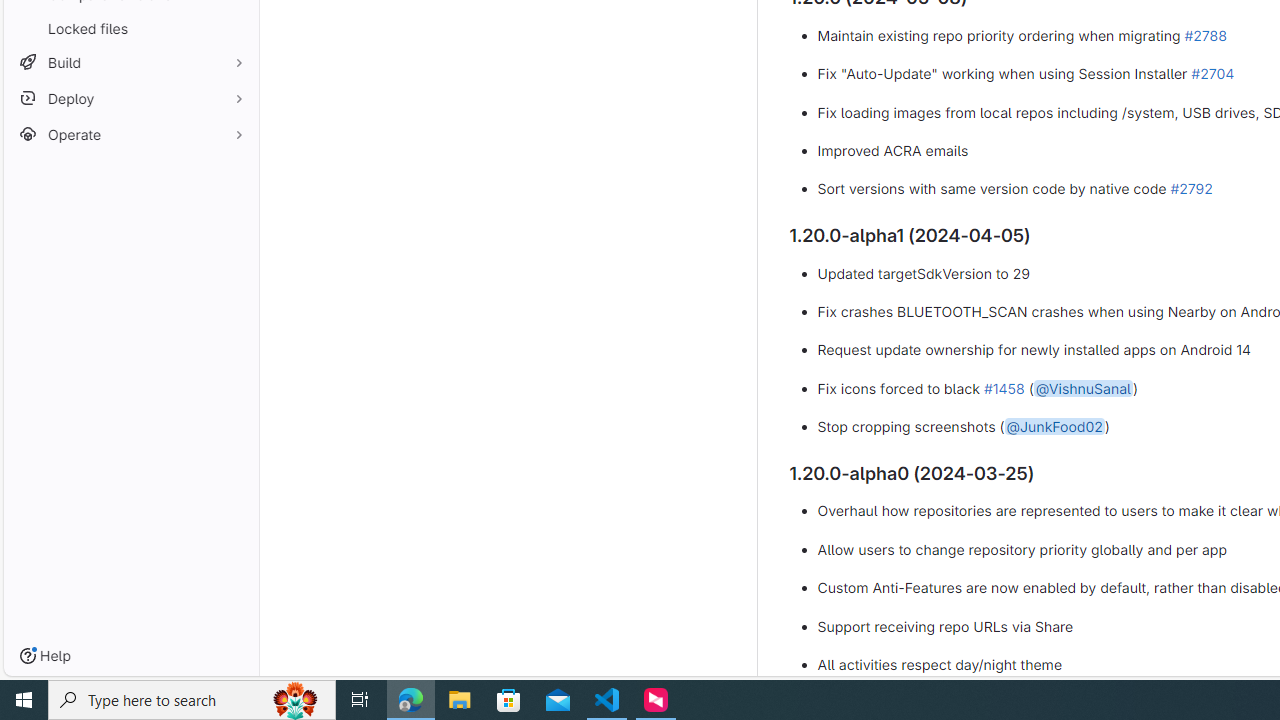 The height and width of the screenshot is (720, 1280). What do you see at coordinates (130, 134) in the screenshot?
I see `'Operate'` at bounding box center [130, 134].